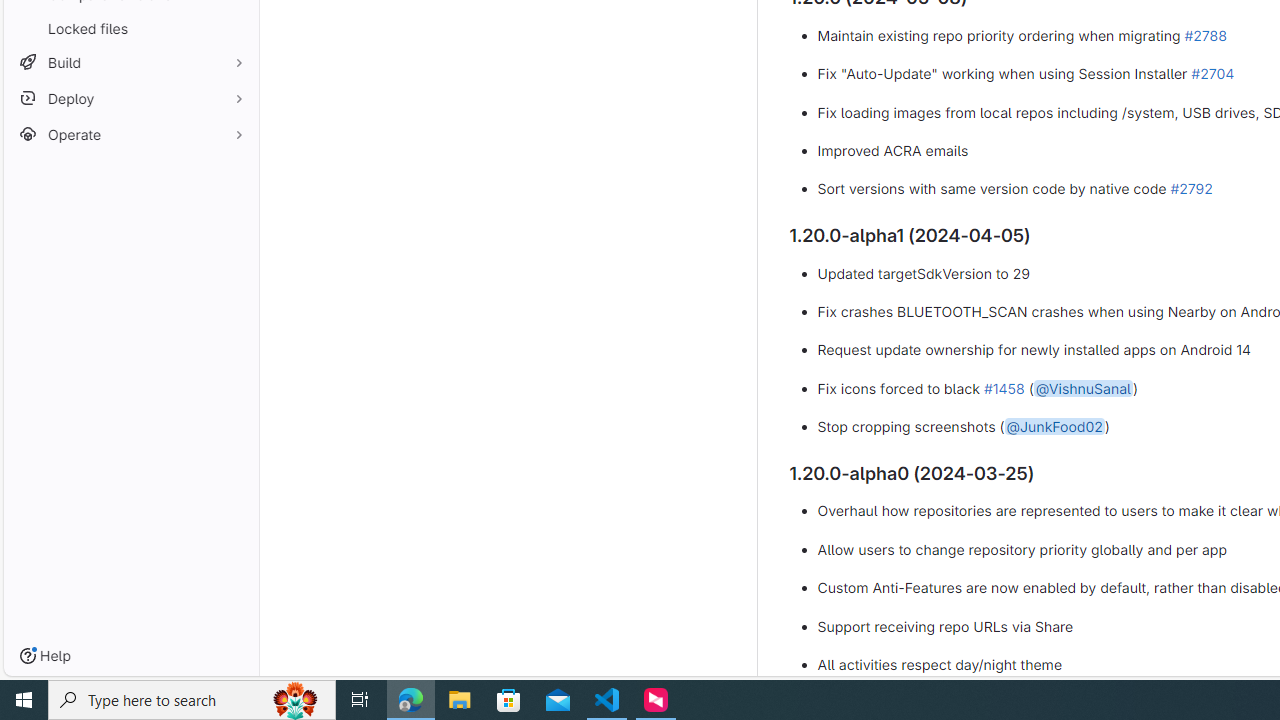 The height and width of the screenshot is (720, 1280). What do you see at coordinates (130, 134) in the screenshot?
I see `'Operate'` at bounding box center [130, 134].